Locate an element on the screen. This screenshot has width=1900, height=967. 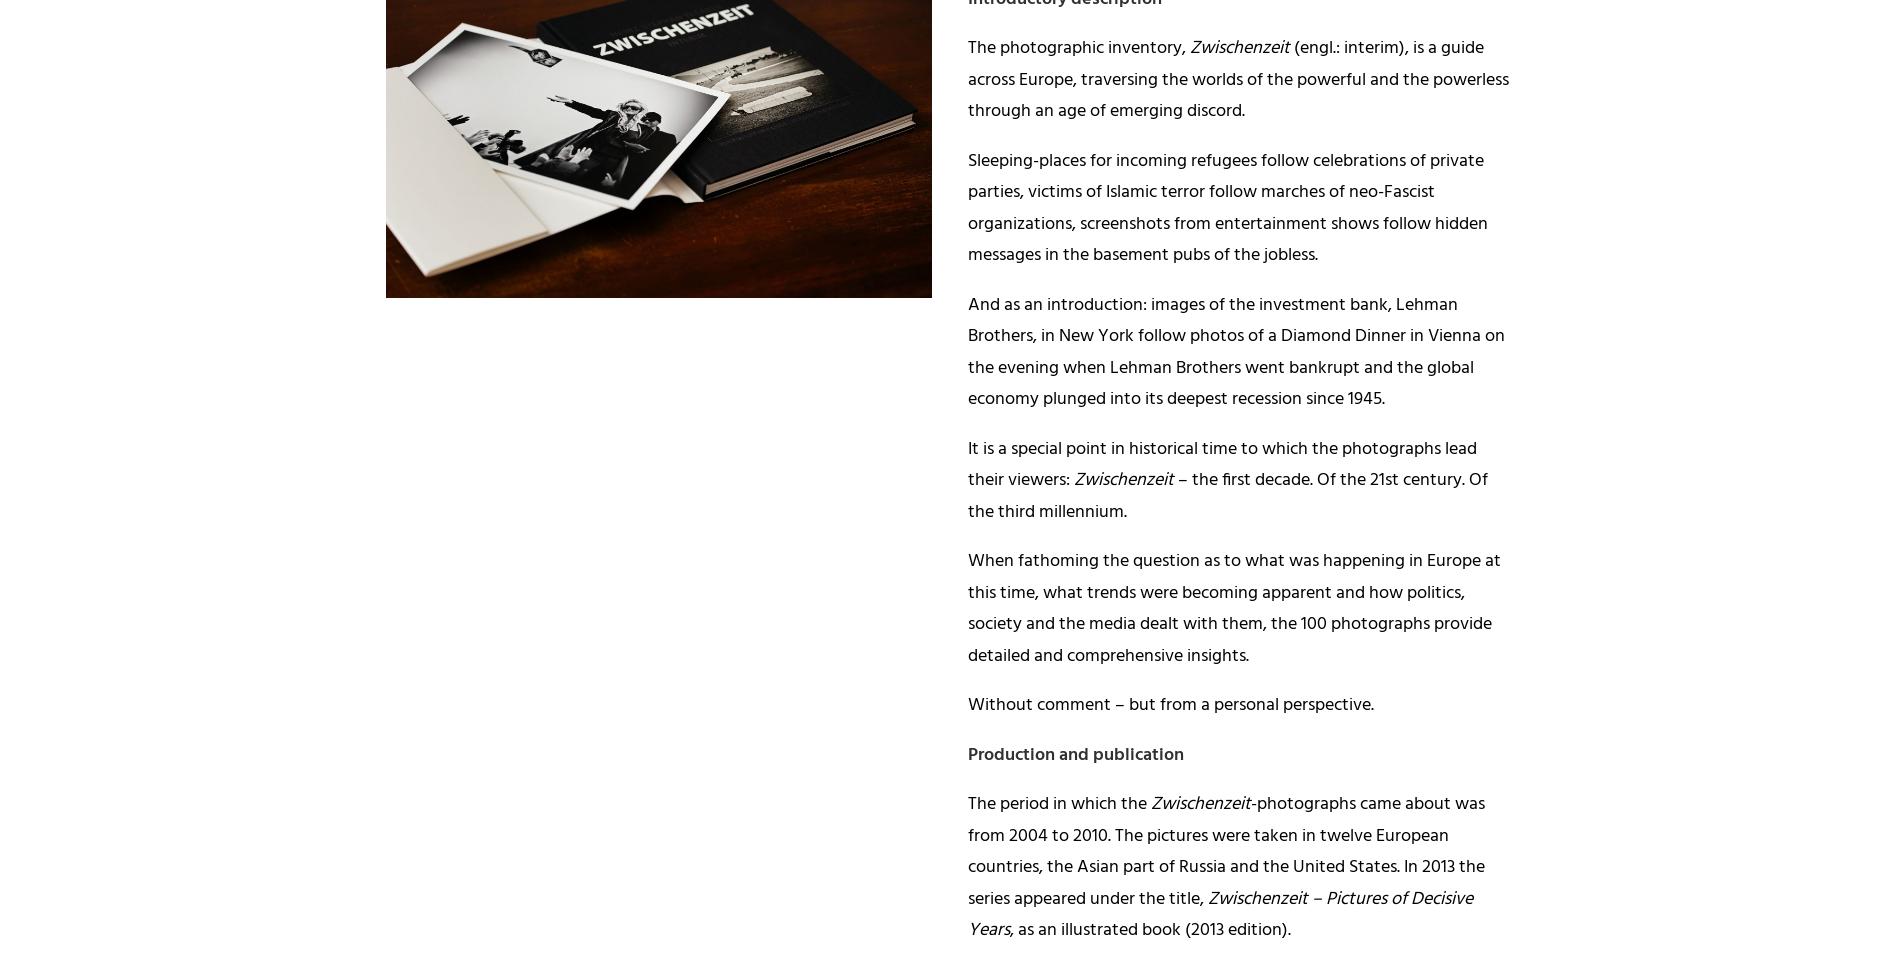
'It is a special point in historical time to which the photographs lead their viewers:' is located at coordinates (1221, 464).